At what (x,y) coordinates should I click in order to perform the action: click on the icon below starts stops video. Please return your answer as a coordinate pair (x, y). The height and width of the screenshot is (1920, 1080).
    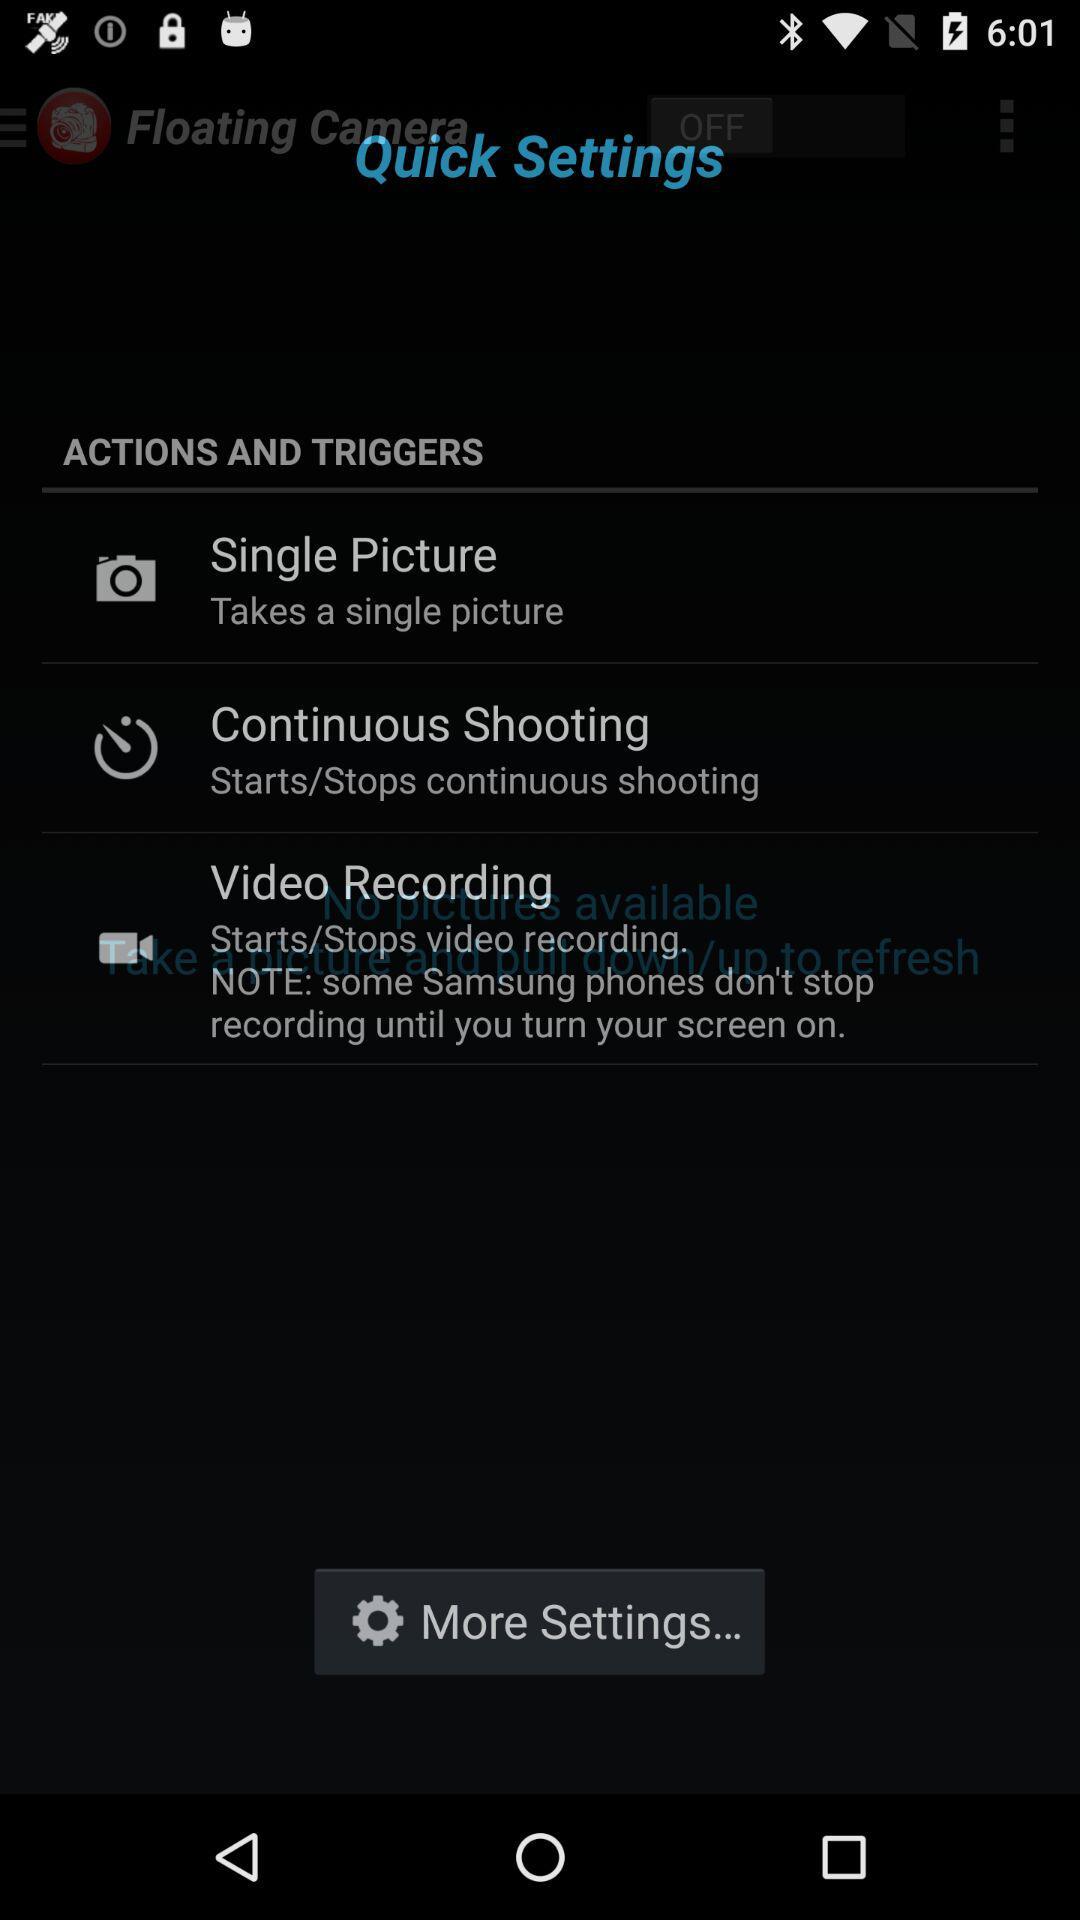
    Looking at the image, I should click on (538, 1620).